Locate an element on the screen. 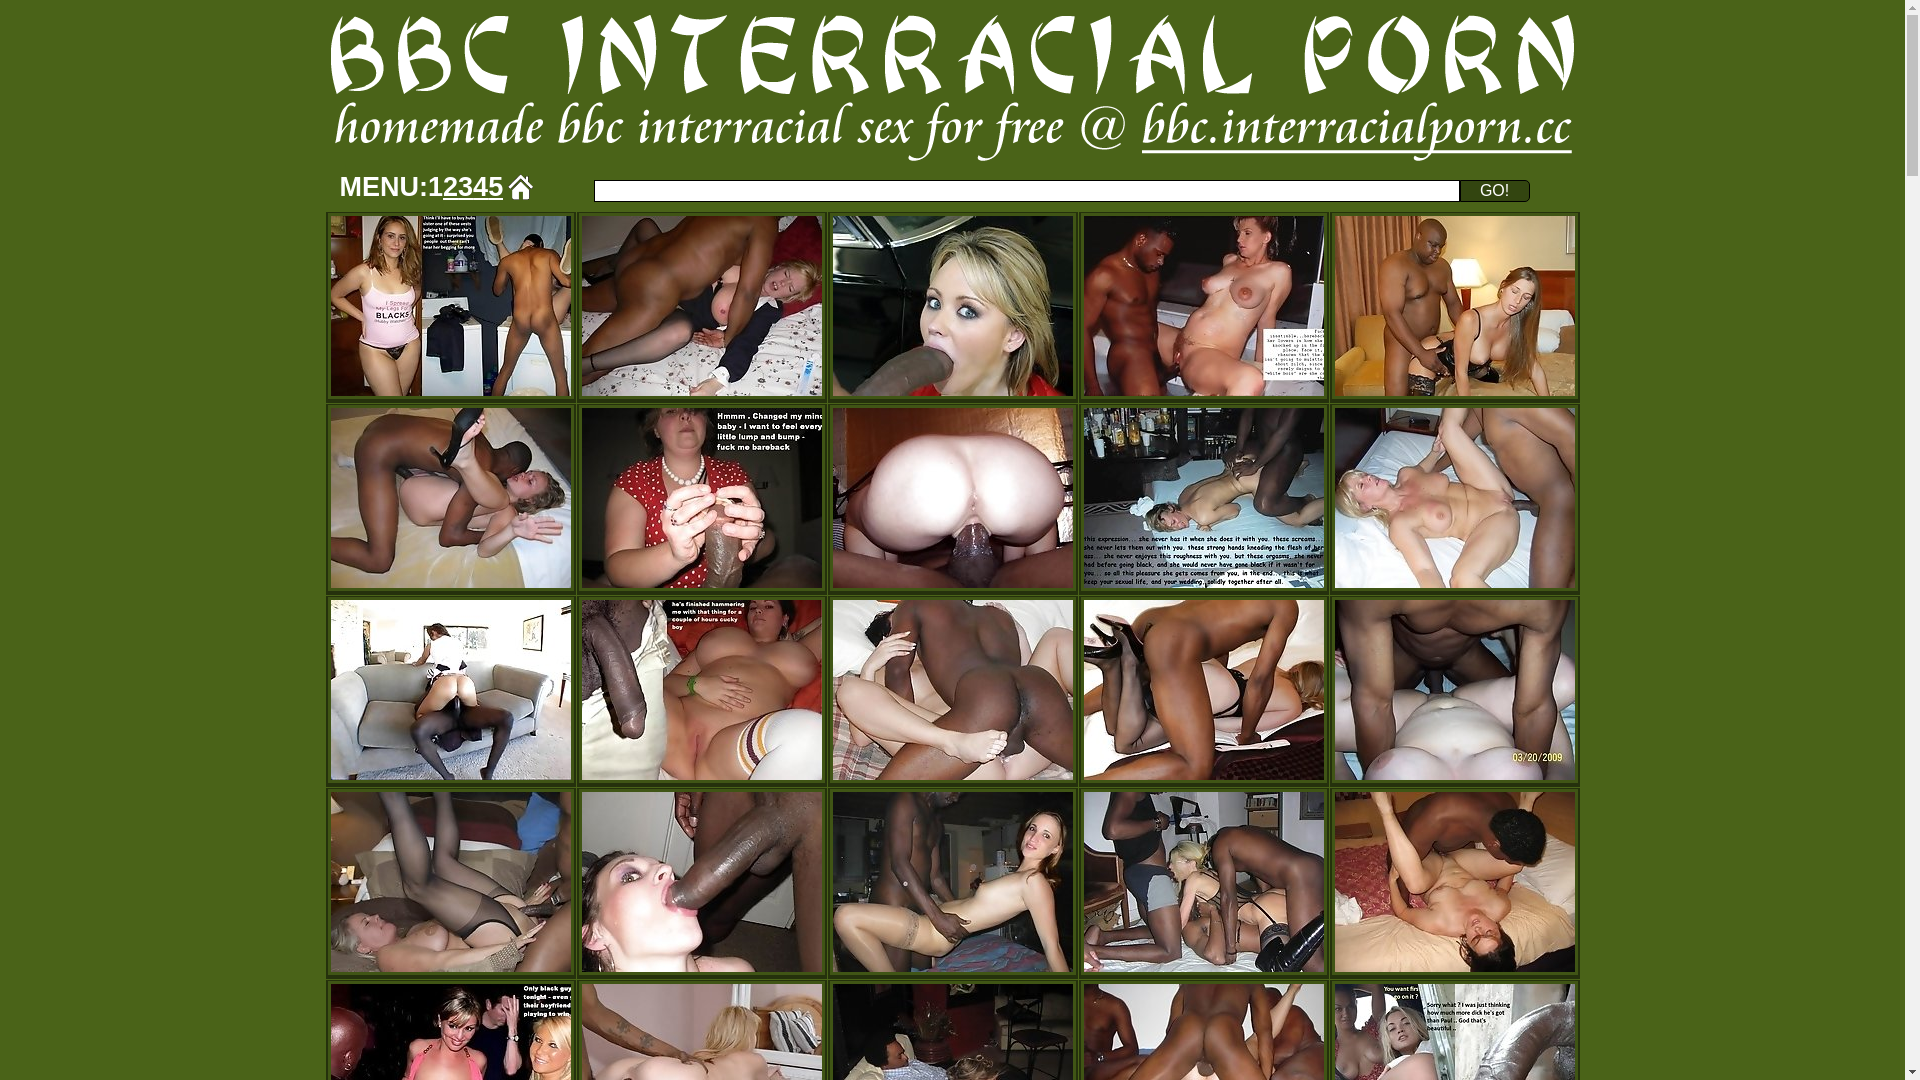 This screenshot has width=1920, height=1080. 'GO!' is located at coordinates (1494, 191).